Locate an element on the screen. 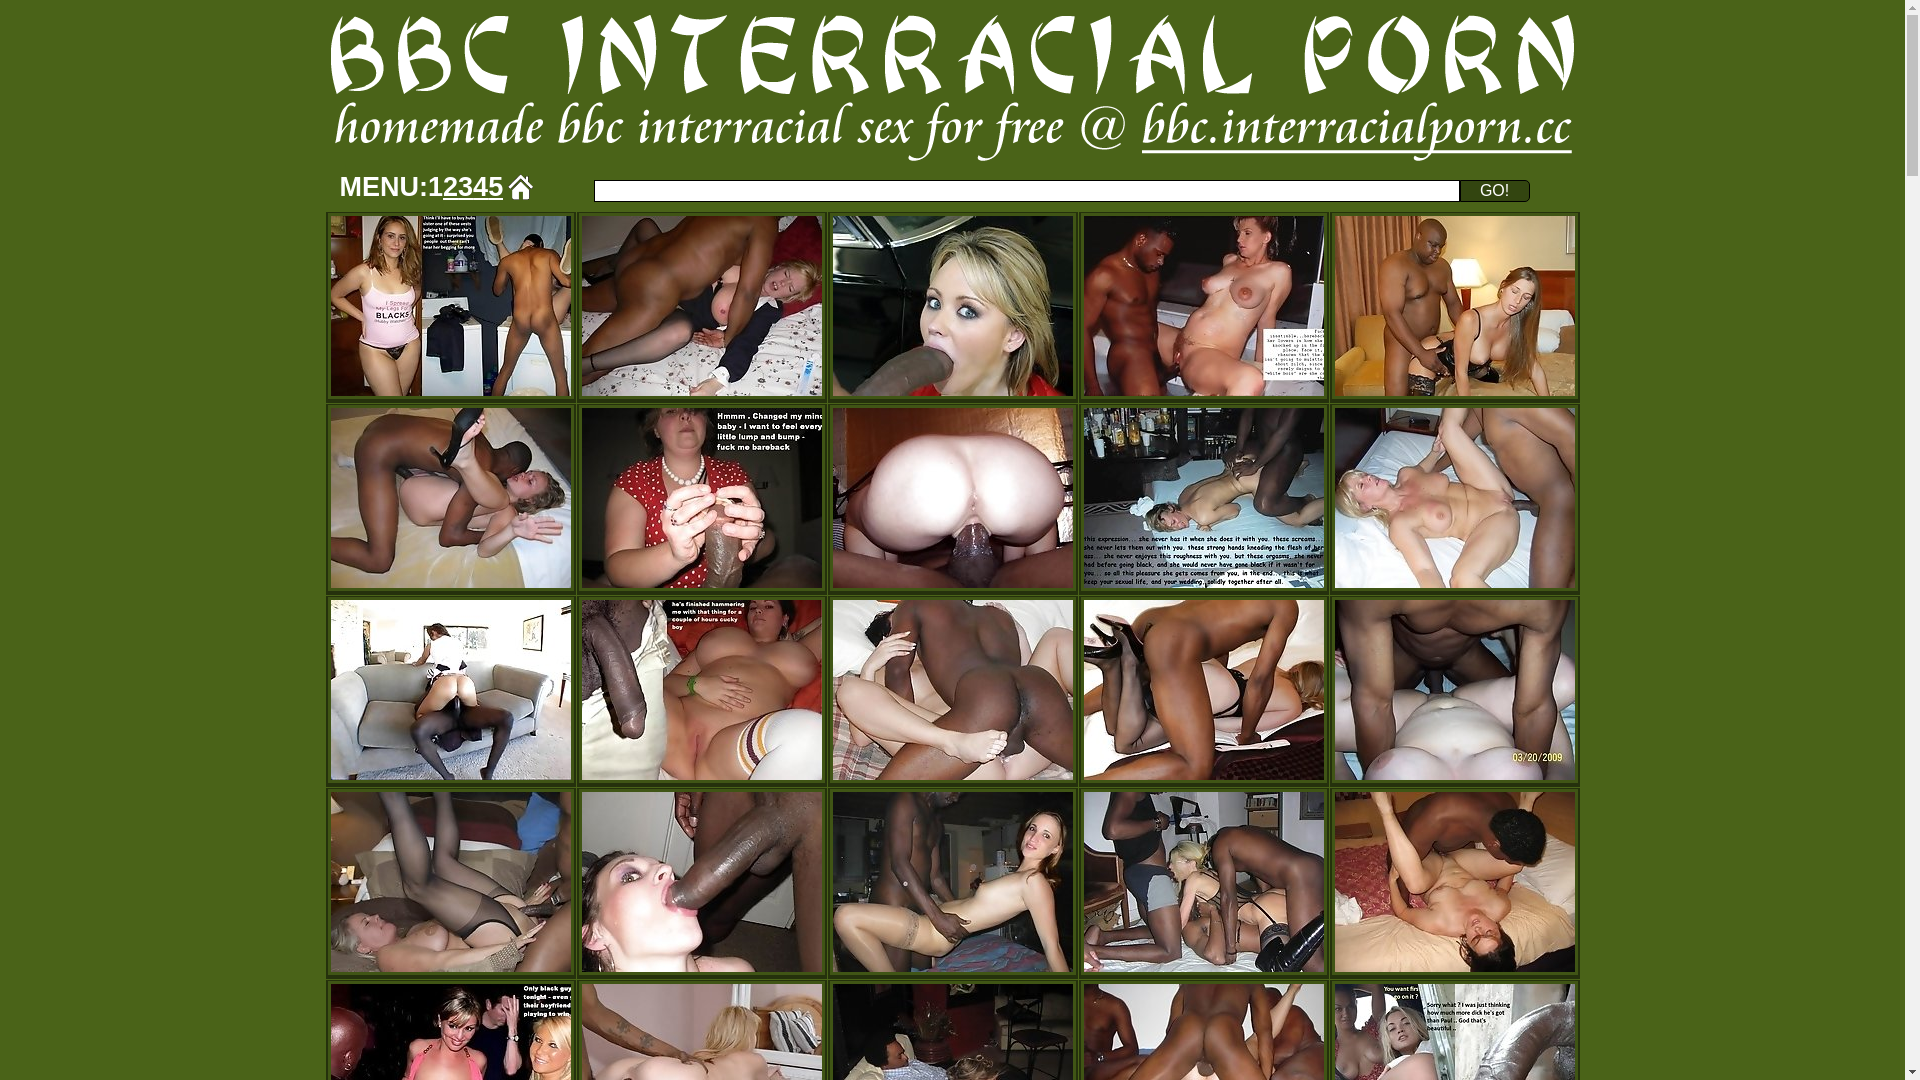 This screenshot has width=1920, height=1080. 'GO!' is located at coordinates (1494, 191).